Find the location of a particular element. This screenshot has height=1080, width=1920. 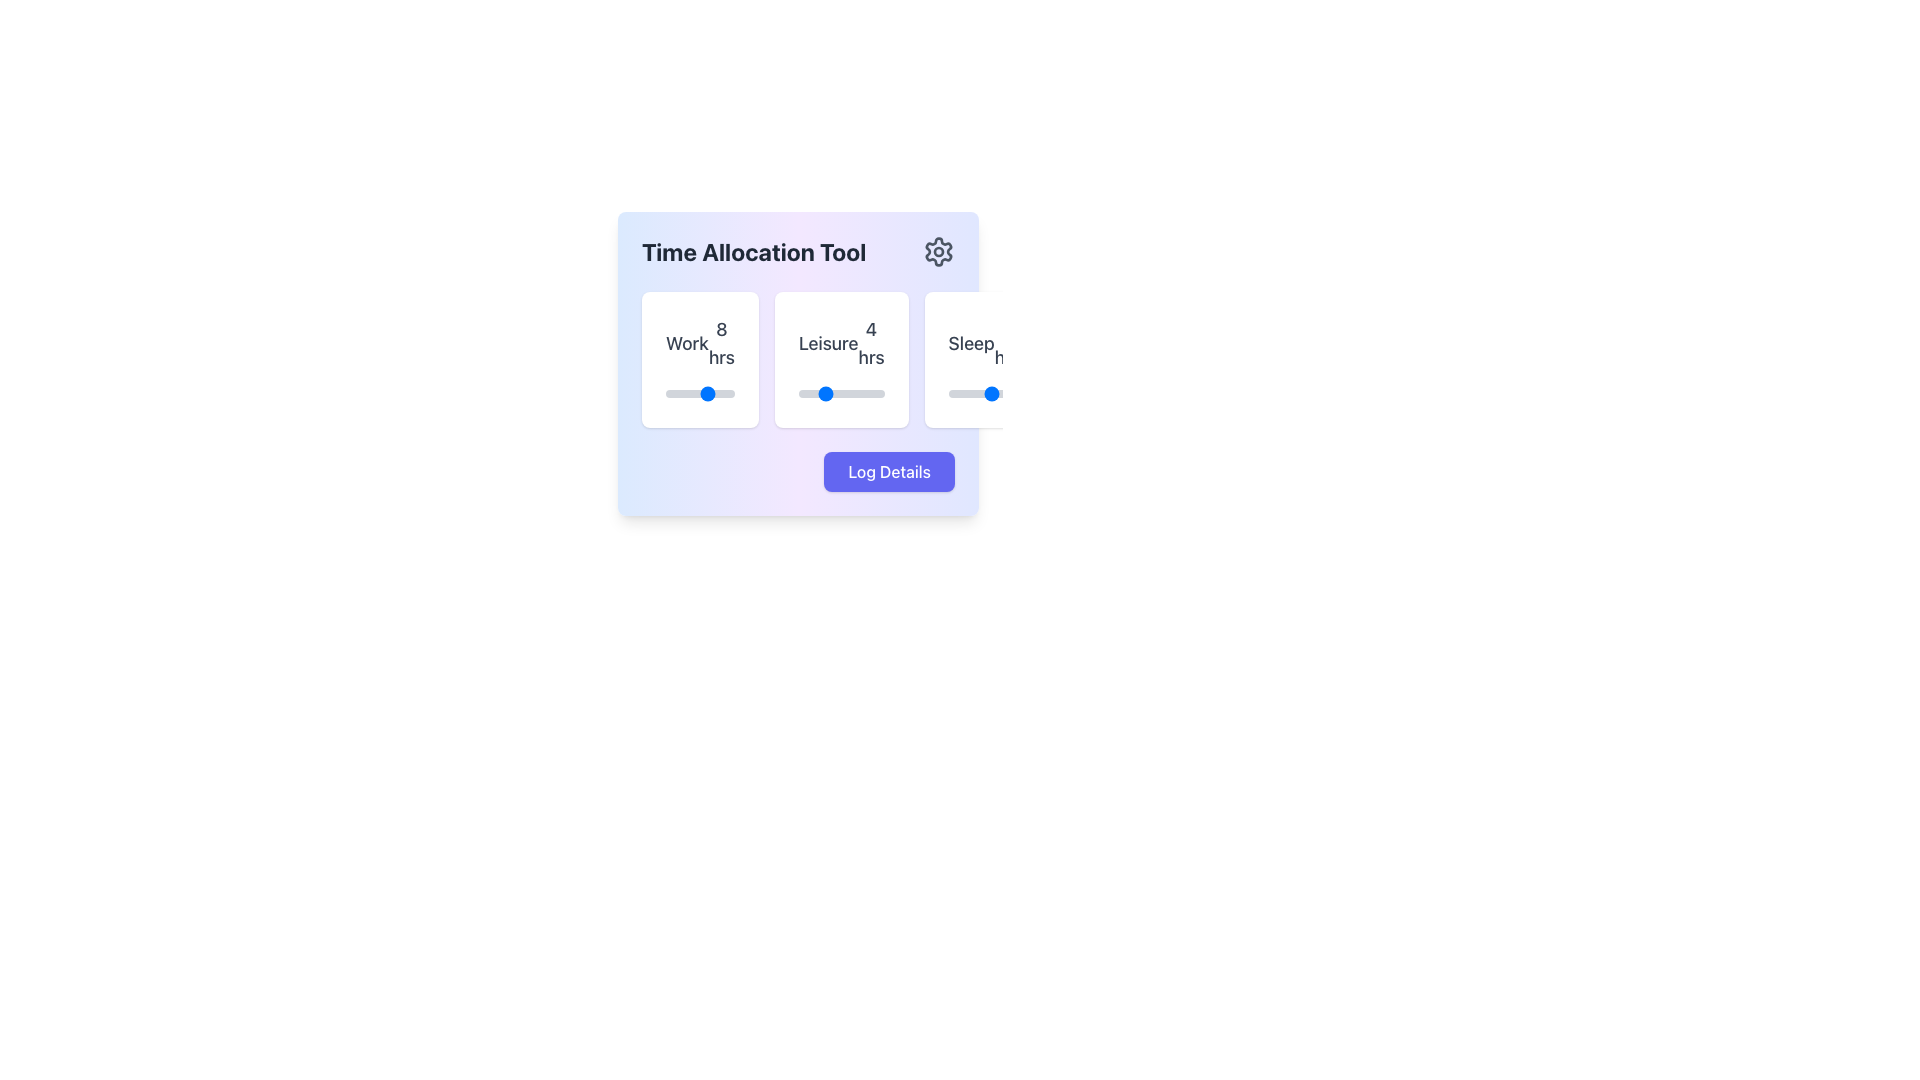

the leisure time slider is located at coordinates (830, 393).